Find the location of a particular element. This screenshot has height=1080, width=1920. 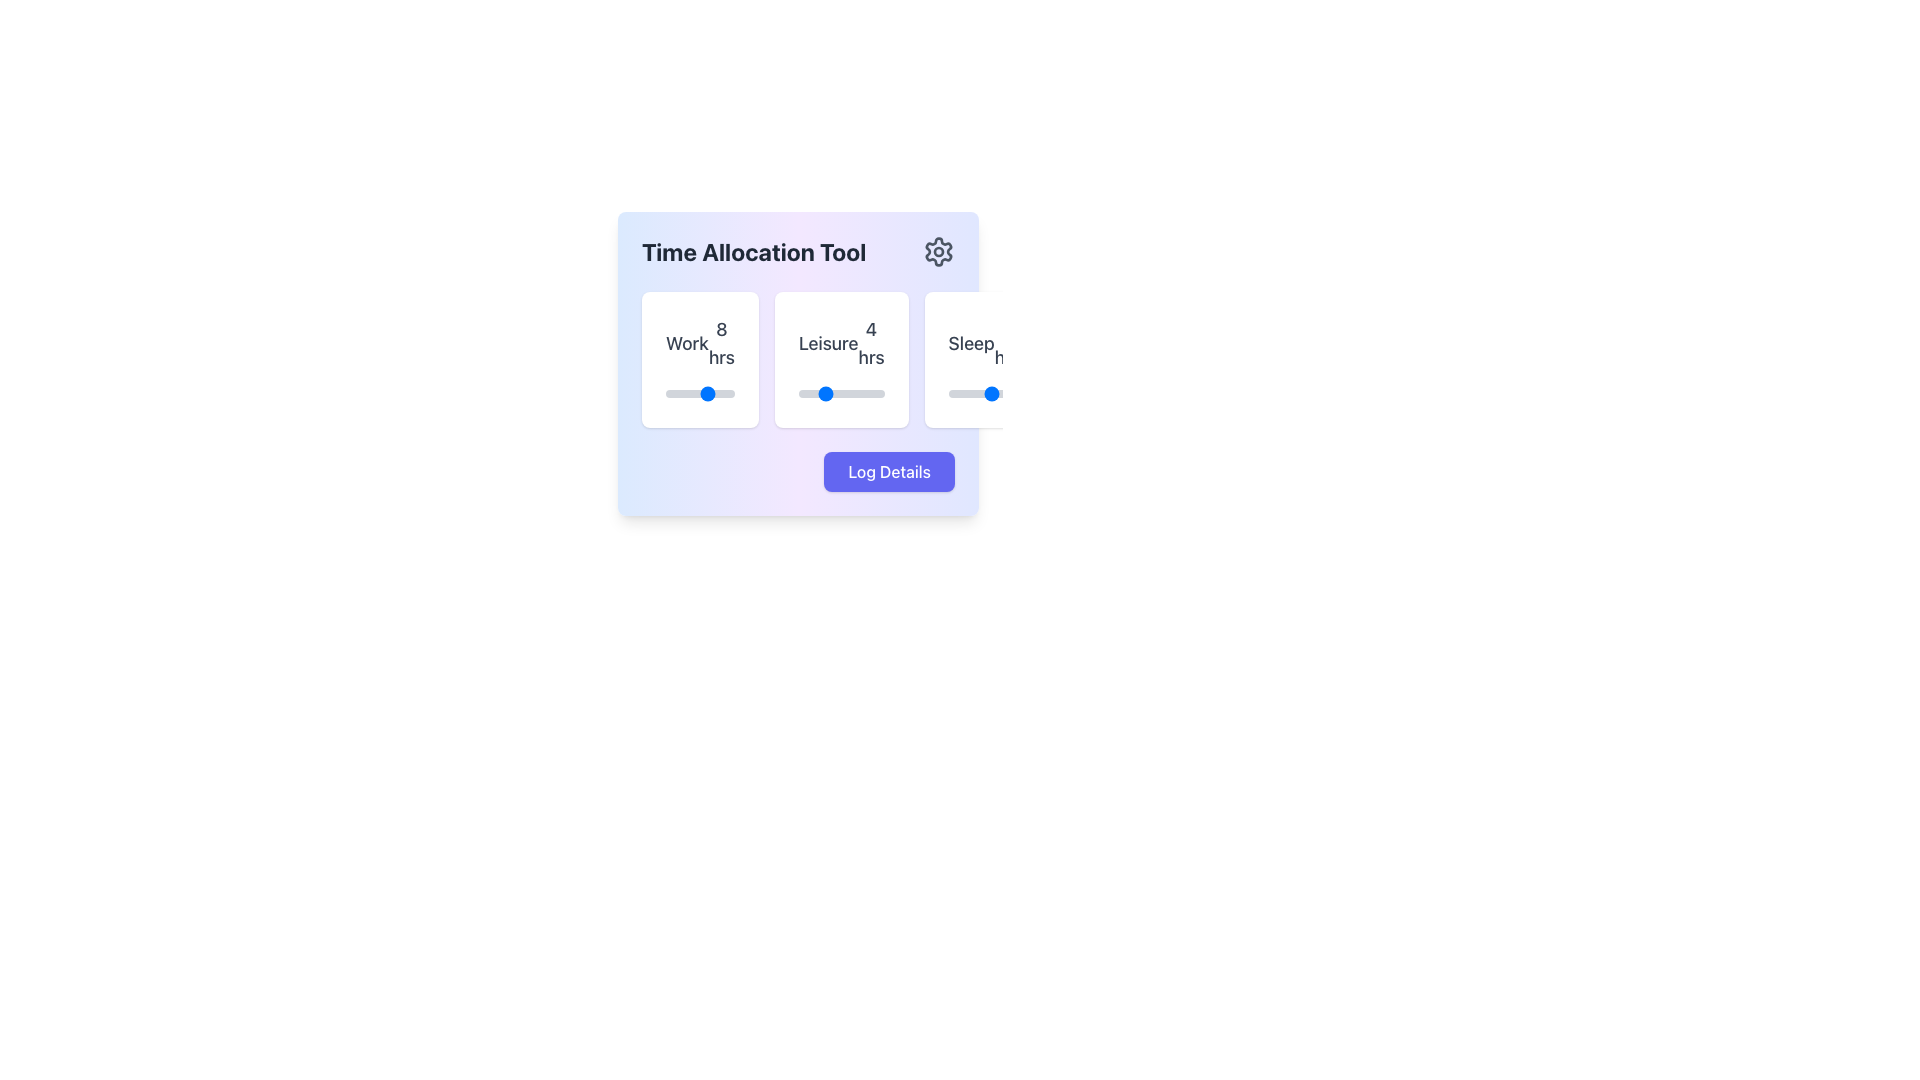

the leisure time slider is located at coordinates (830, 393).